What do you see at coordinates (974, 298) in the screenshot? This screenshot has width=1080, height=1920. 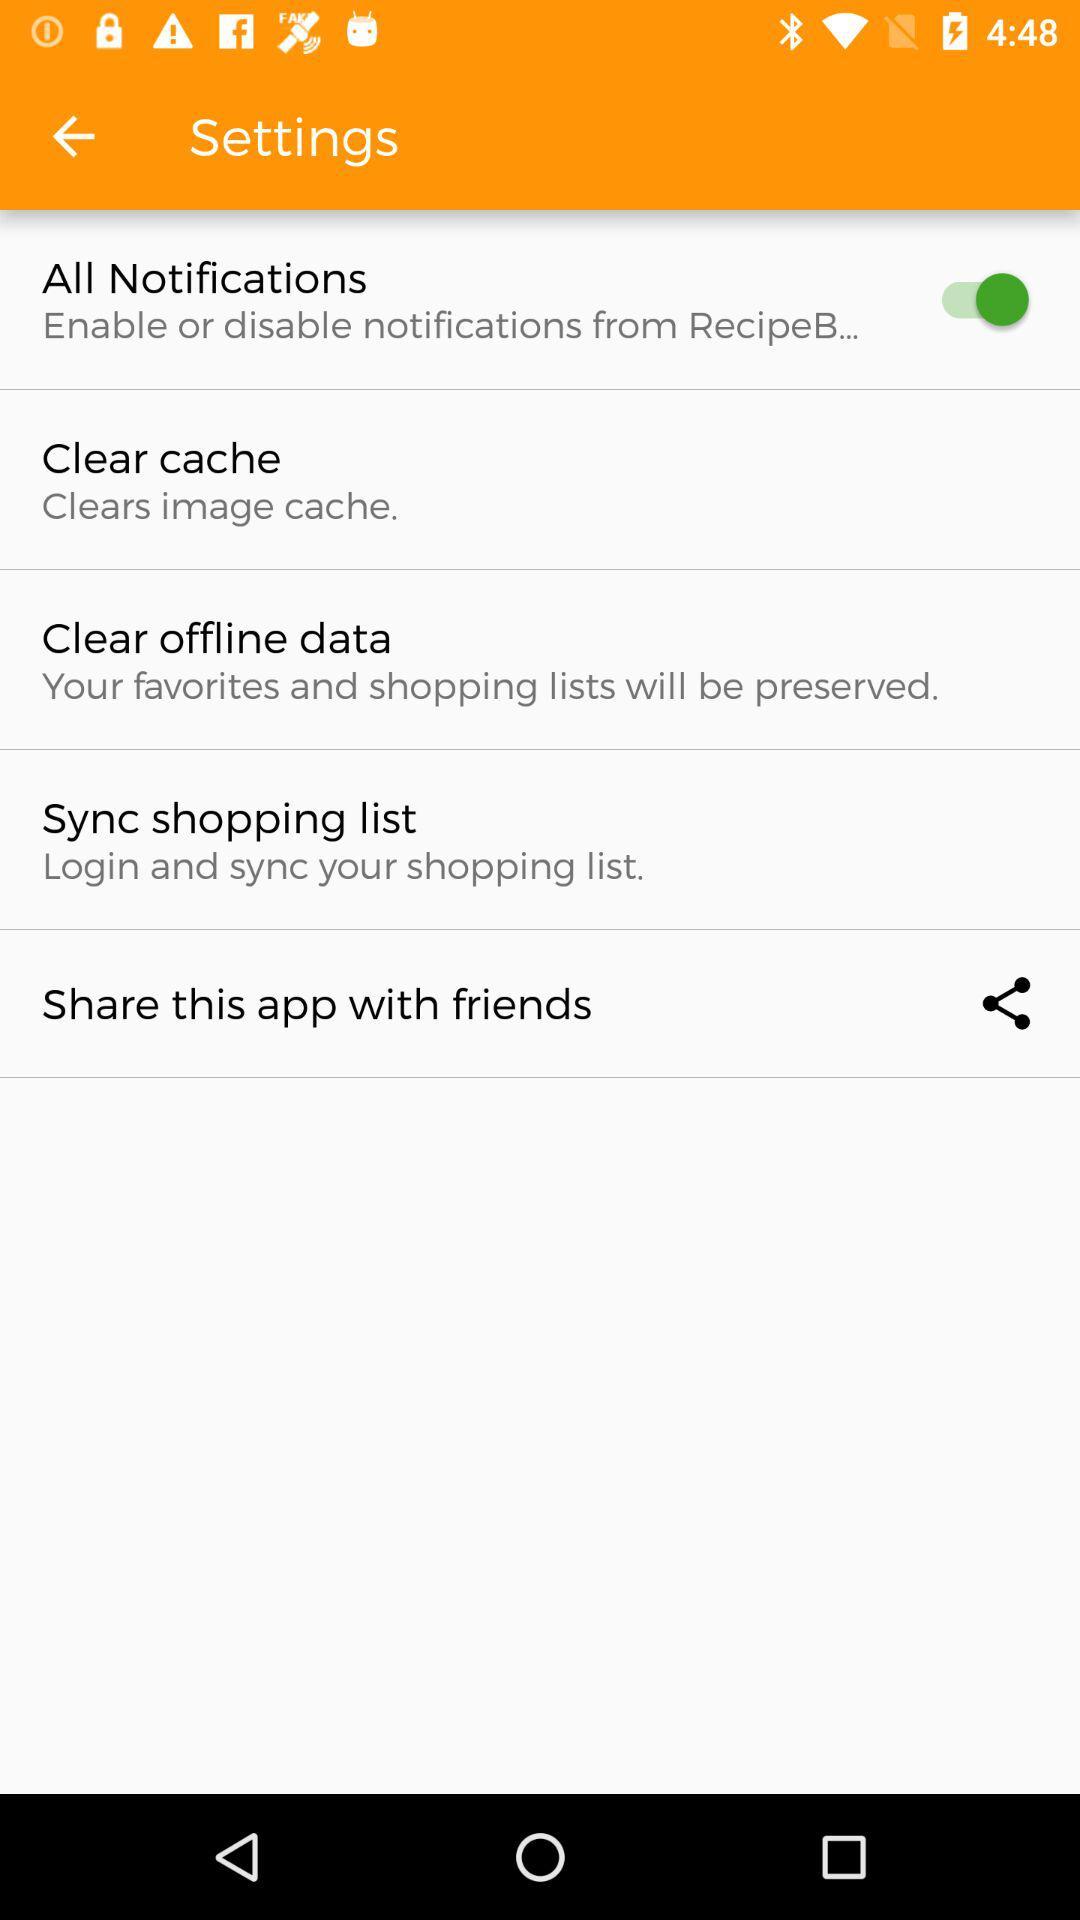 I see `turn off notifications` at bounding box center [974, 298].